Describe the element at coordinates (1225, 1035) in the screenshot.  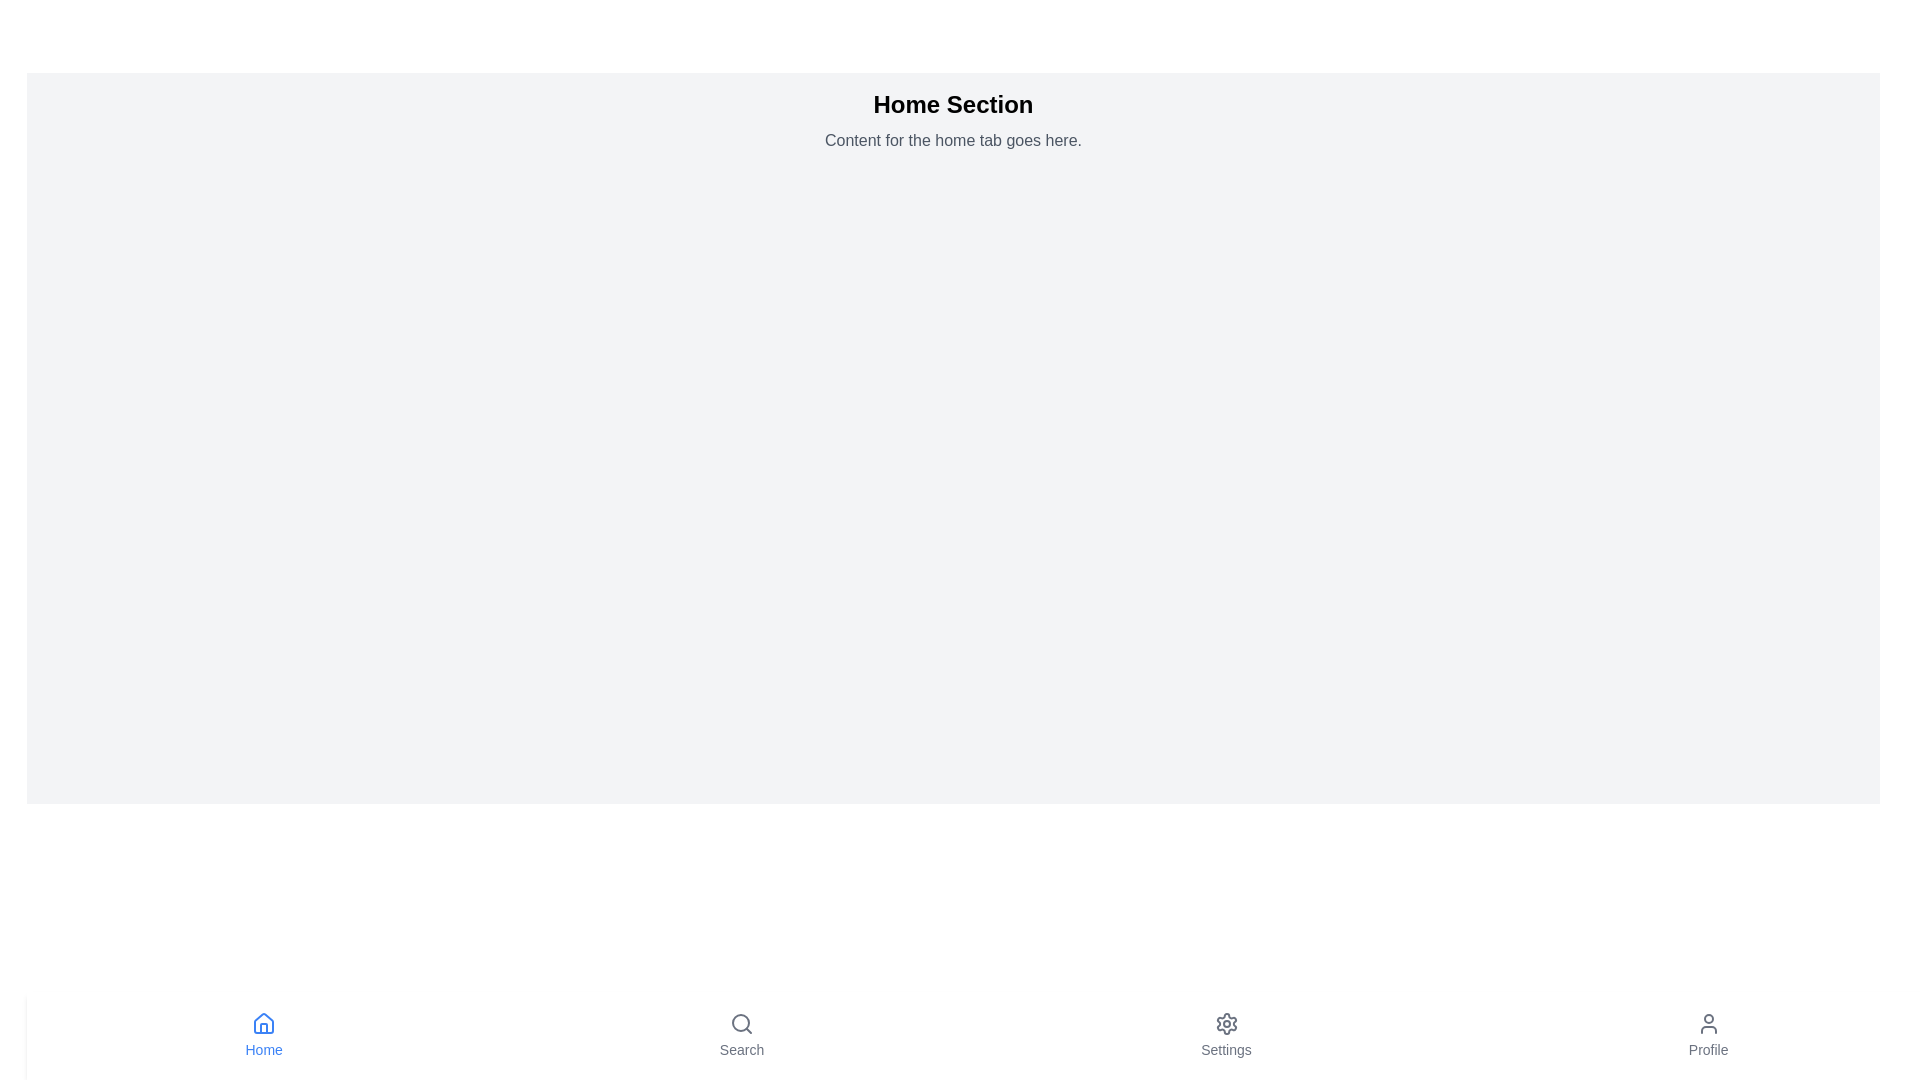
I see `the third button from the left in the bottom navigation bar` at that location.